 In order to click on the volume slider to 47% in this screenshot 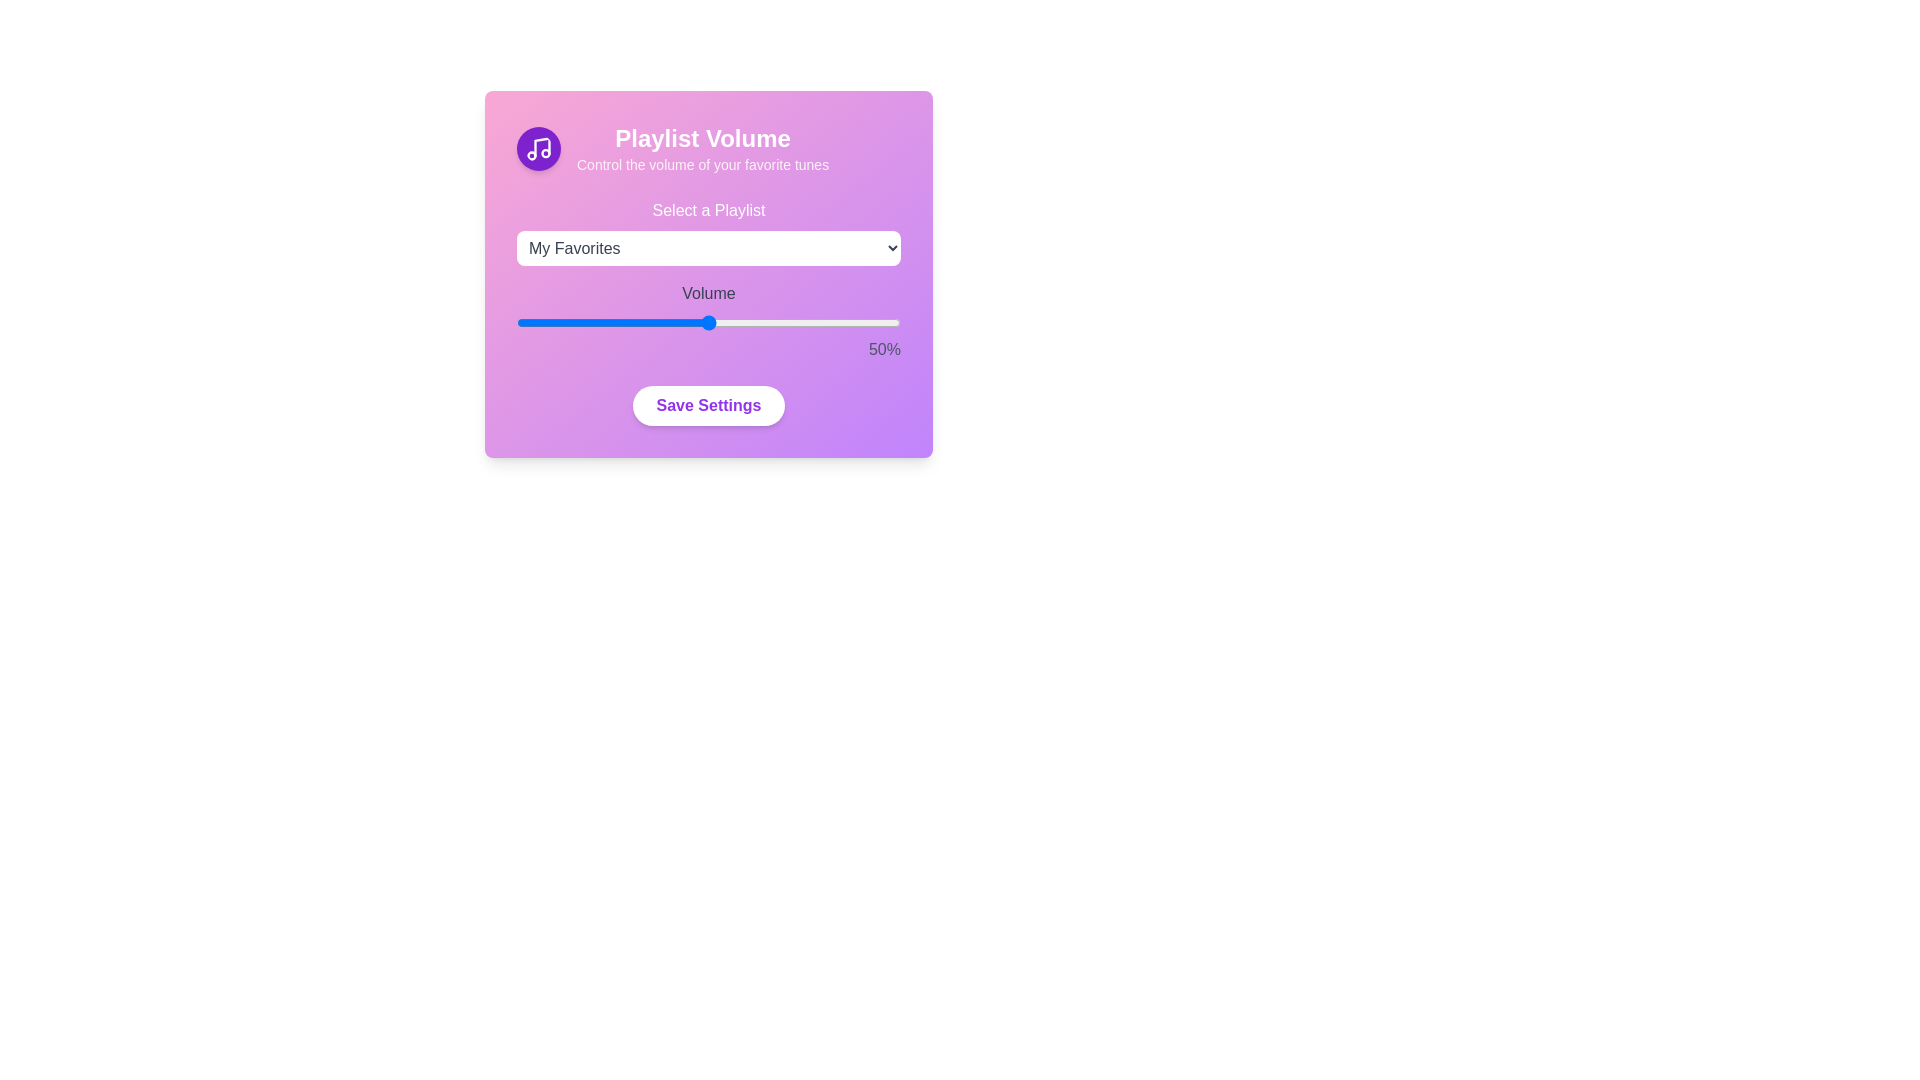, I will do `click(697, 322)`.